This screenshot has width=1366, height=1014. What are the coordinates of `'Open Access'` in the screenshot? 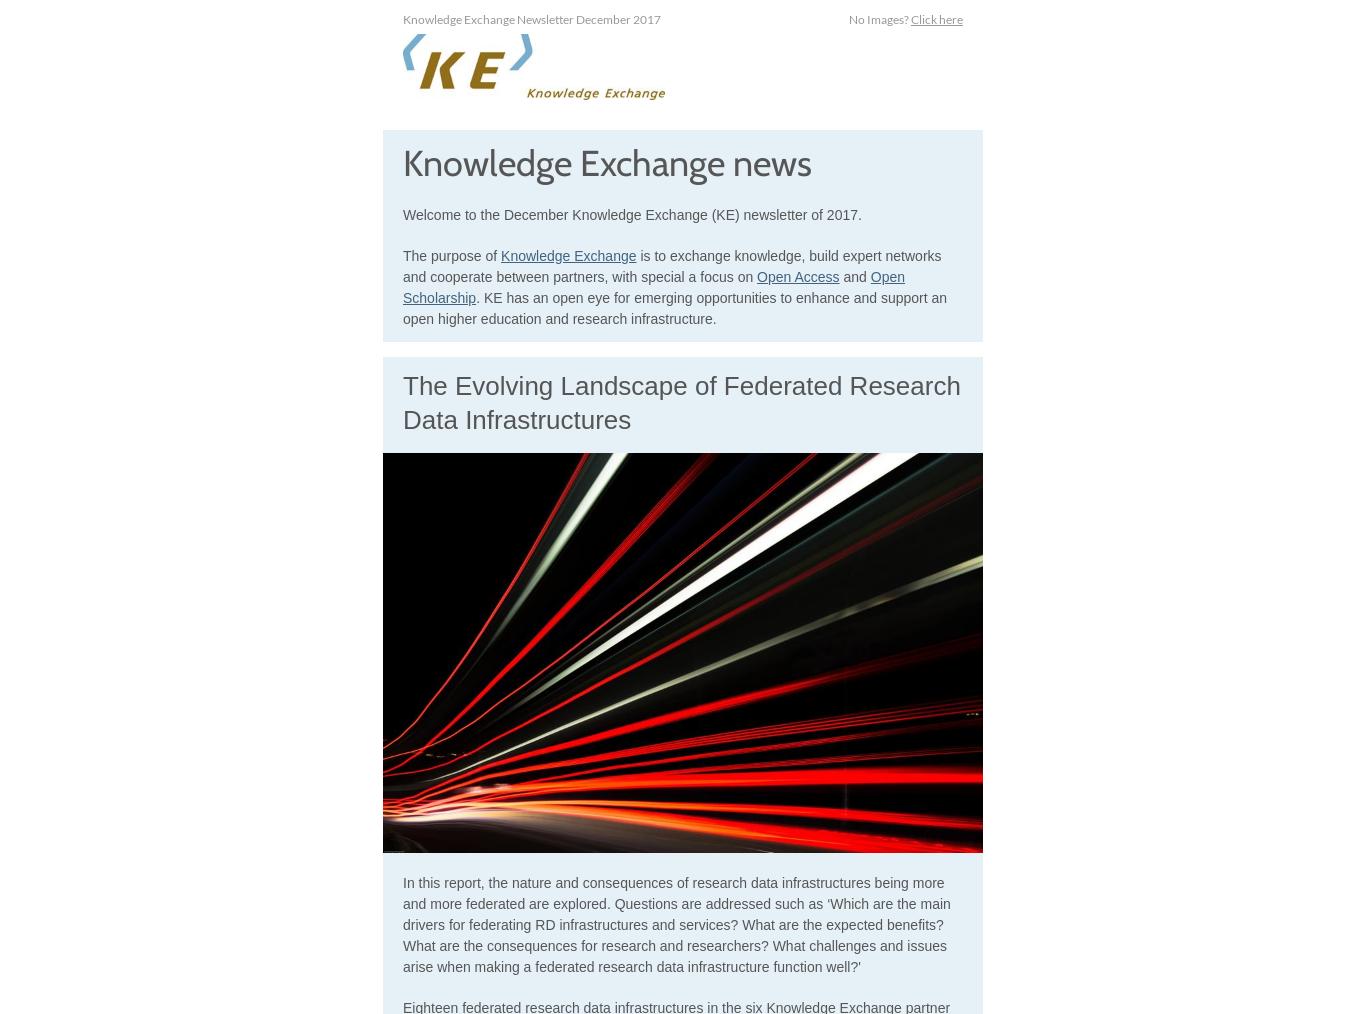 It's located at (797, 277).